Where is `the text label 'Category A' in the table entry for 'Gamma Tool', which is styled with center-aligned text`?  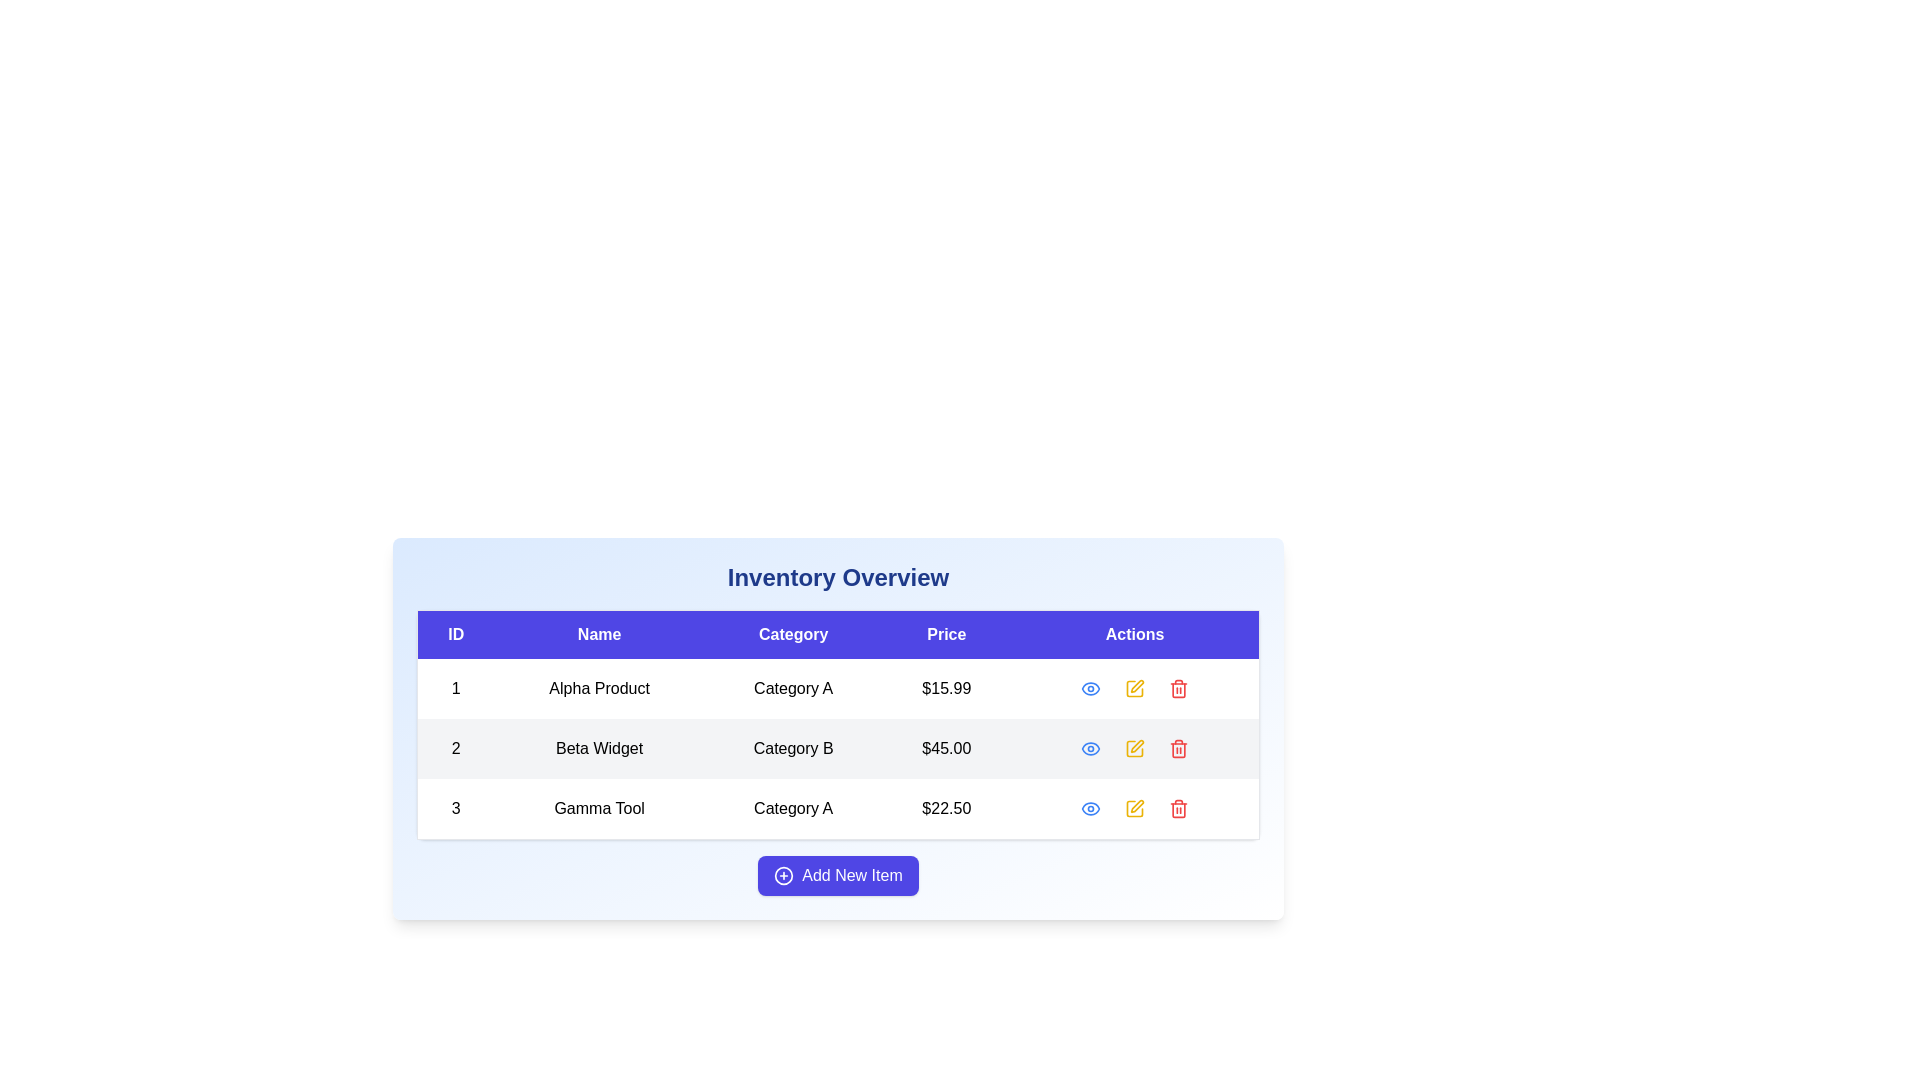 the text label 'Category A' in the table entry for 'Gamma Tool', which is styled with center-aligned text is located at coordinates (792, 808).